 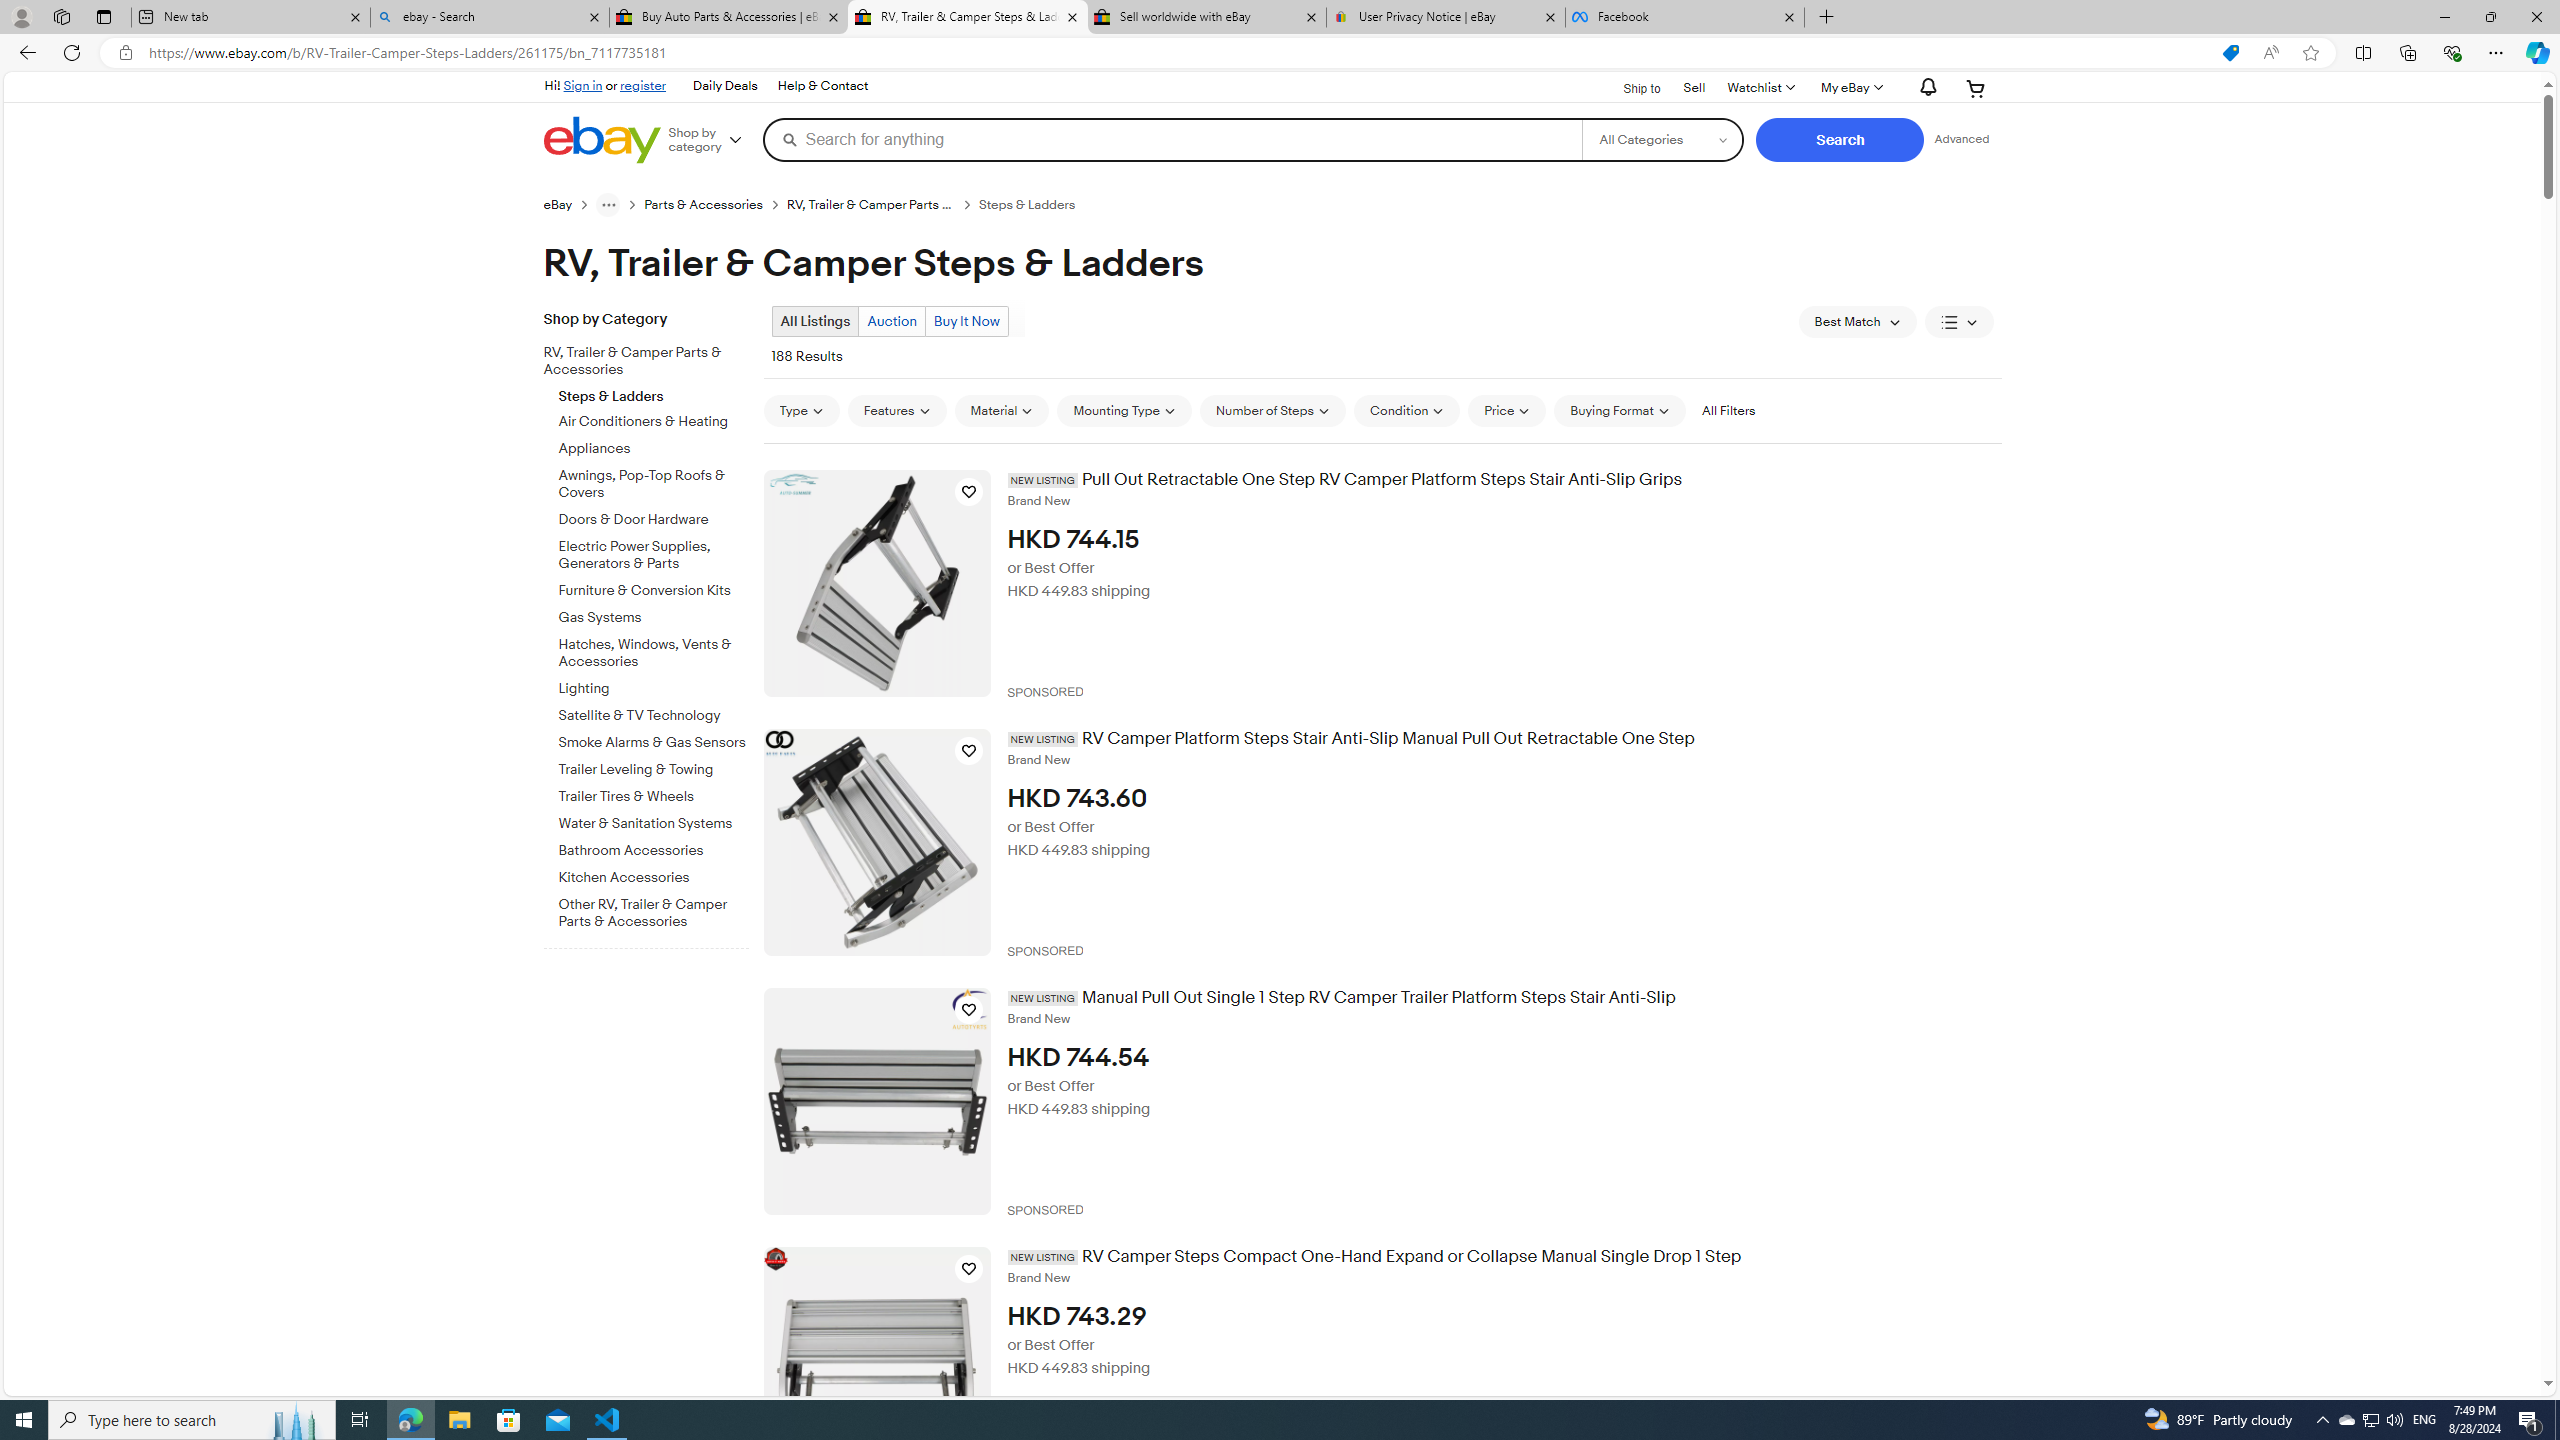 What do you see at coordinates (823, 87) in the screenshot?
I see `'Help & Contact'` at bounding box center [823, 87].